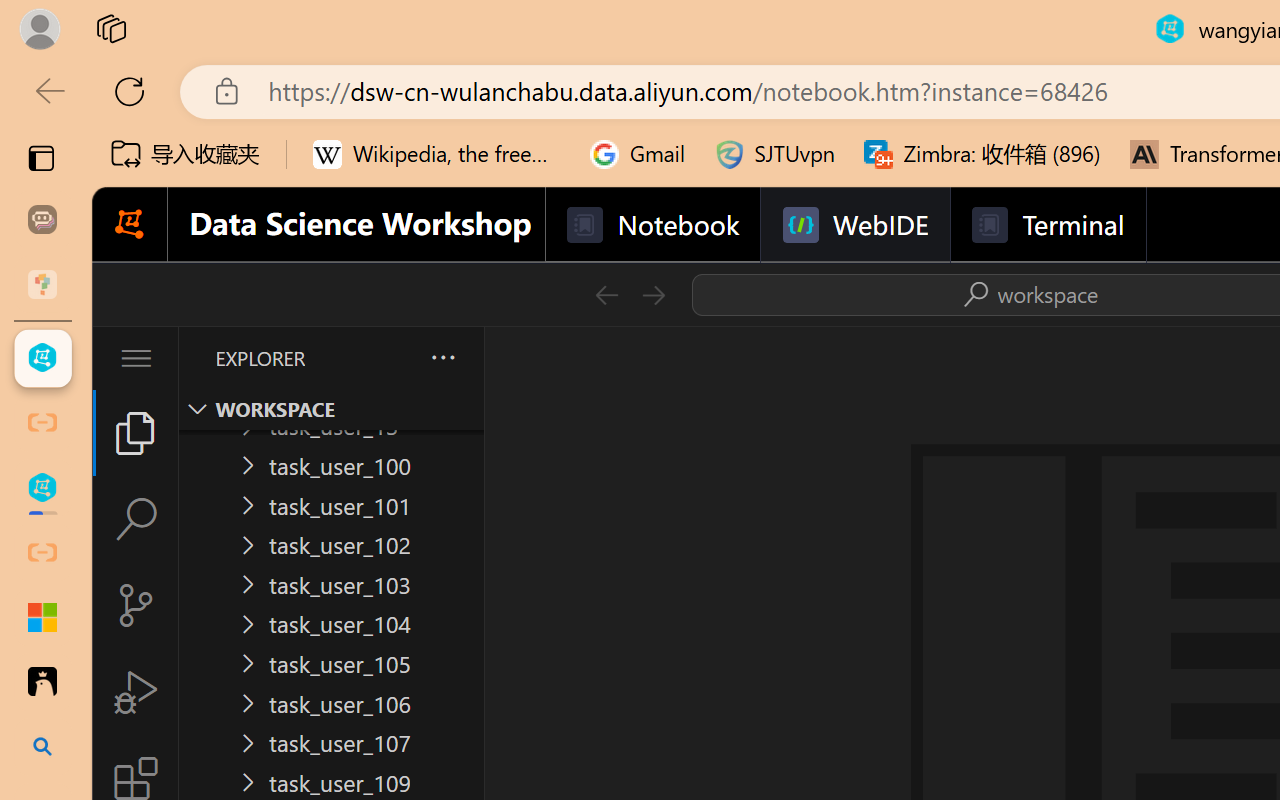 The width and height of the screenshot is (1280, 800). Describe the element at coordinates (134, 518) in the screenshot. I see `'Search (Ctrl+Shift+F)'` at that location.